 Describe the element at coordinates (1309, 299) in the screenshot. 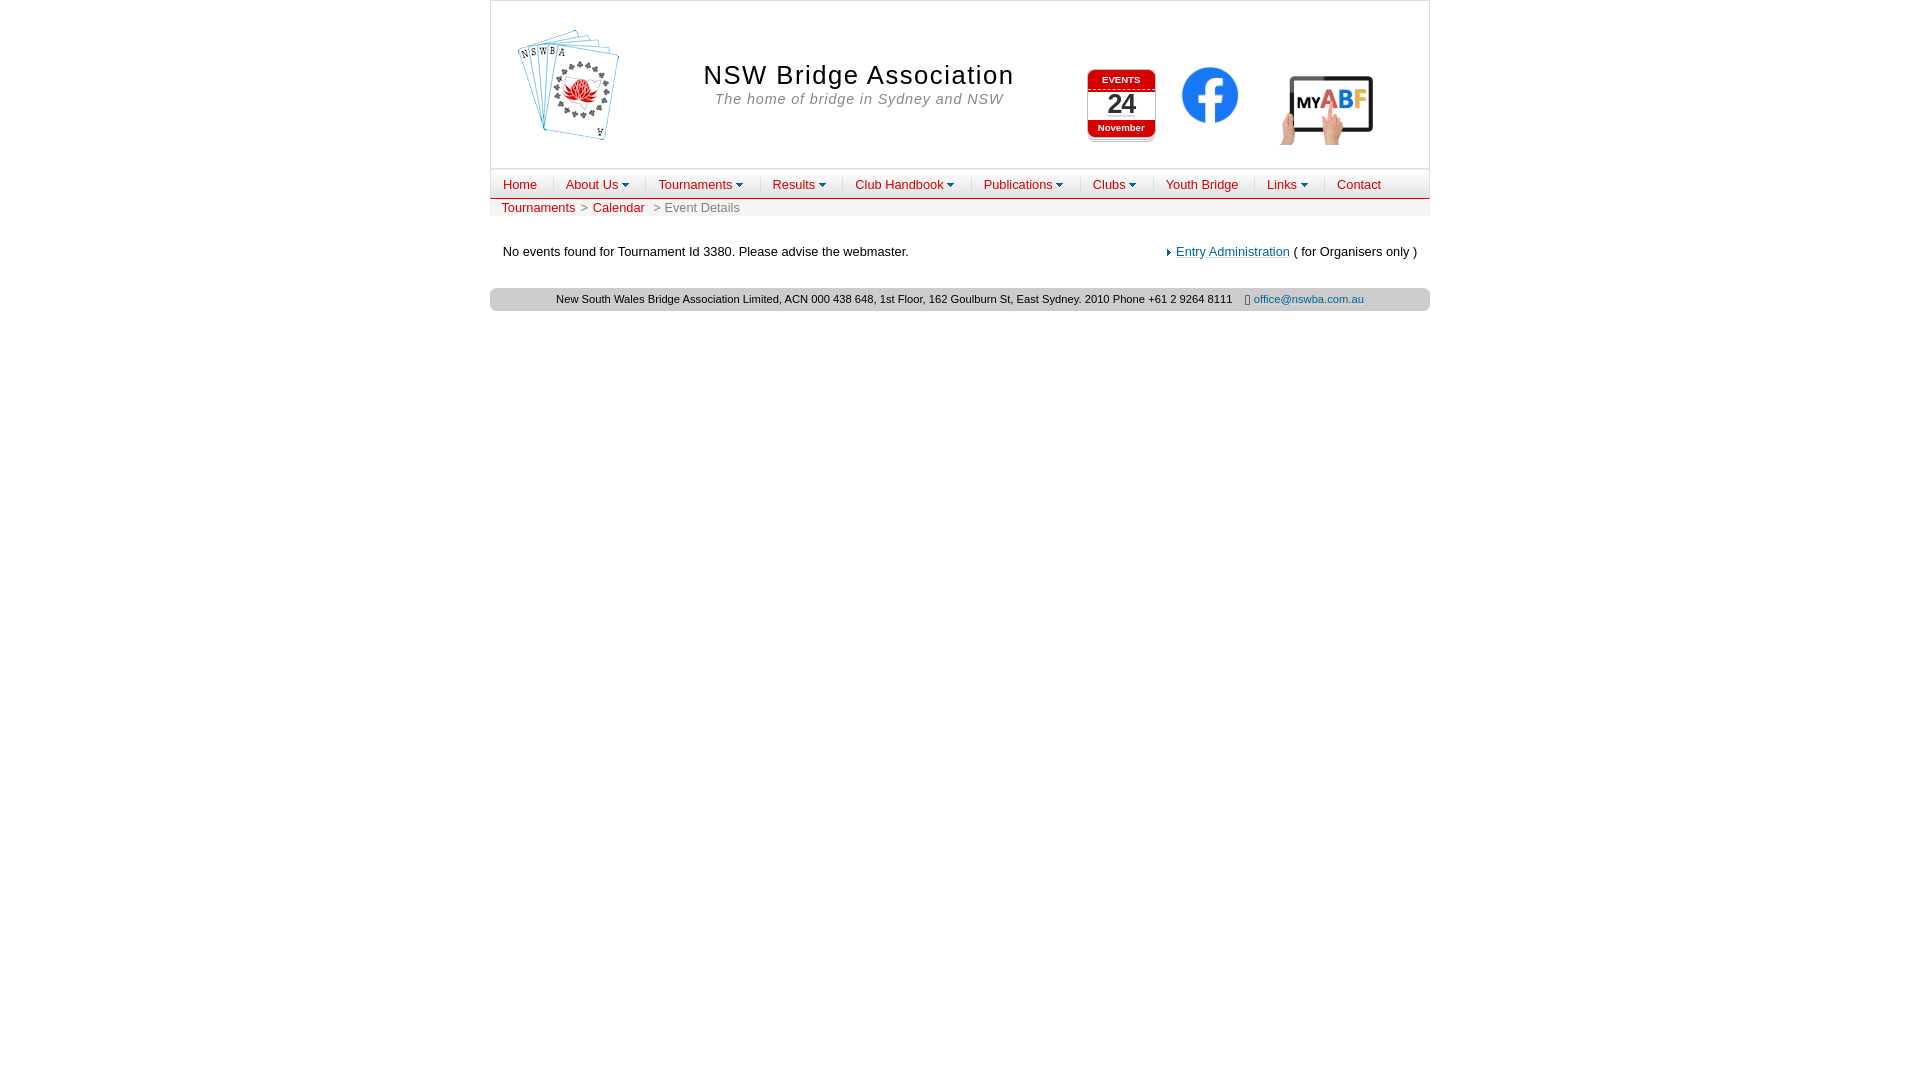

I see `'office@nswba.com.au'` at that location.